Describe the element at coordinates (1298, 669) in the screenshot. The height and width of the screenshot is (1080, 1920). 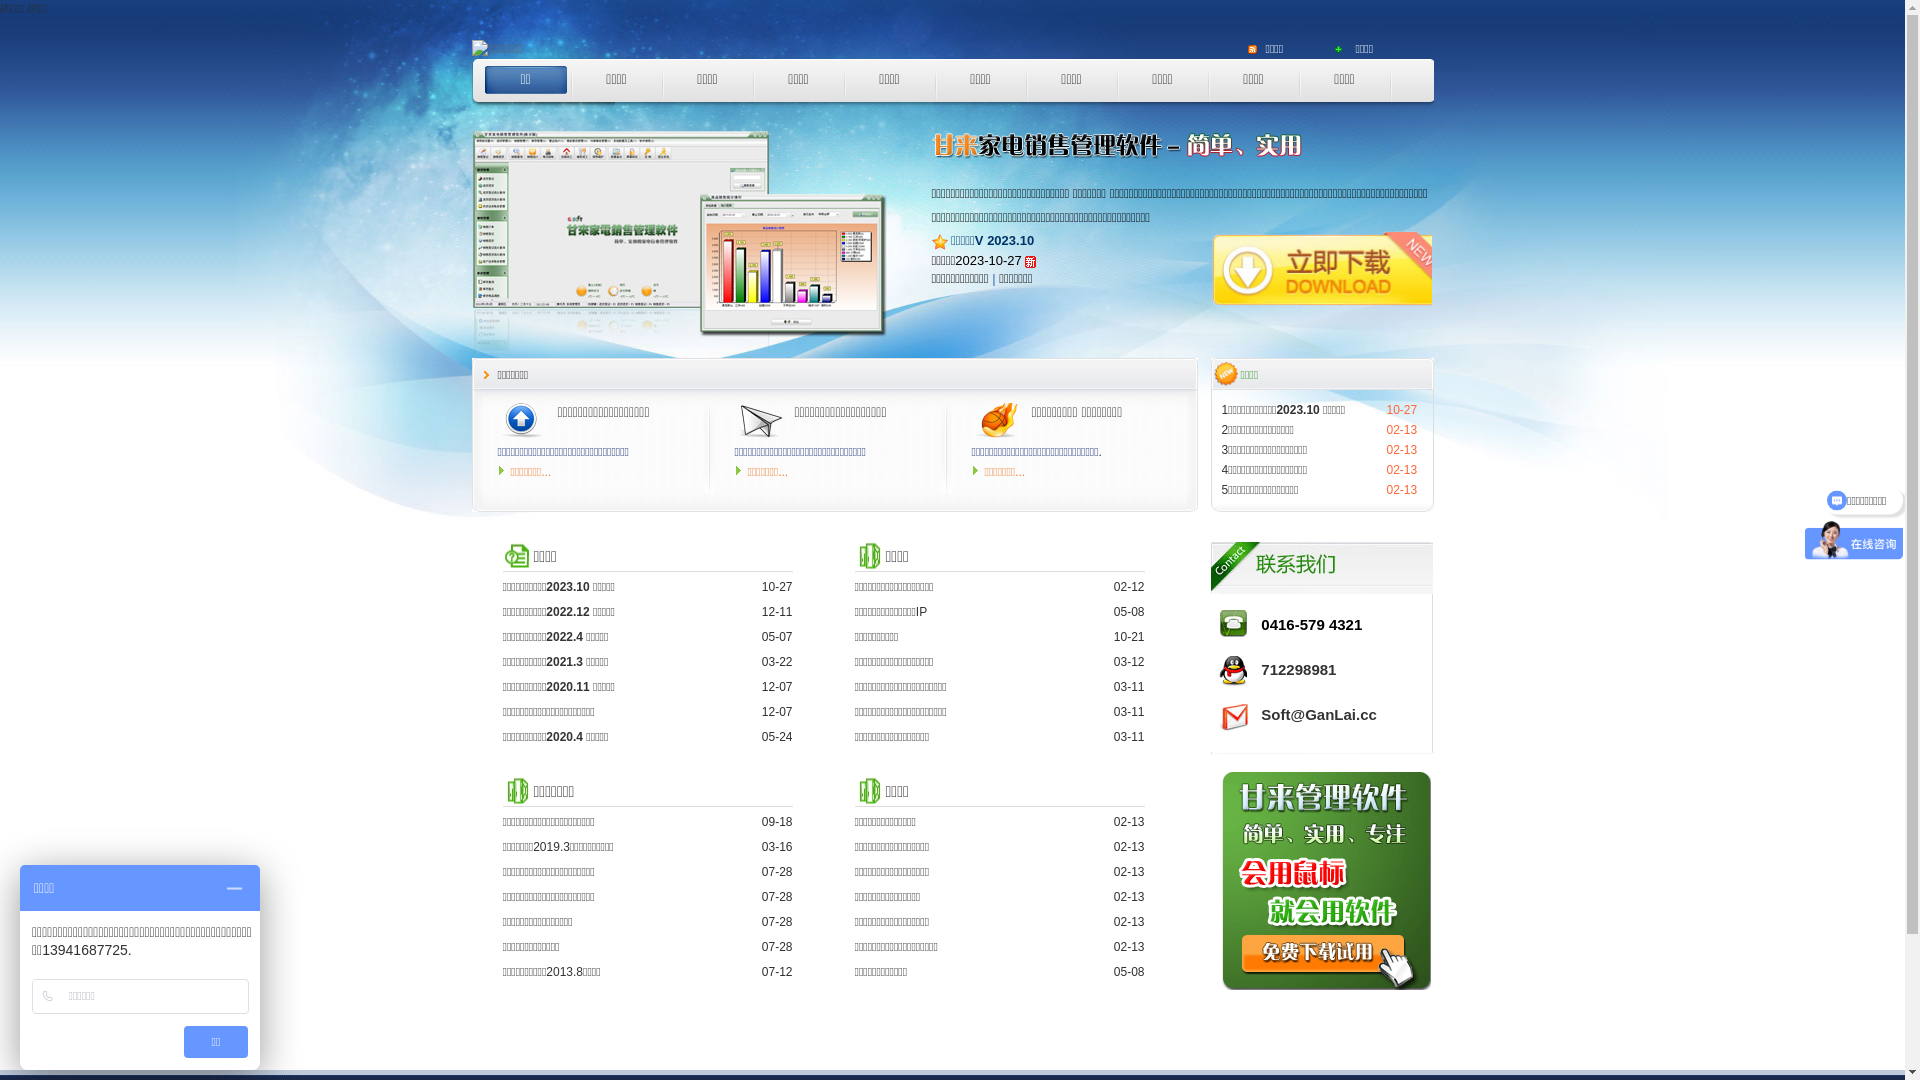
I see `'712298981'` at that location.